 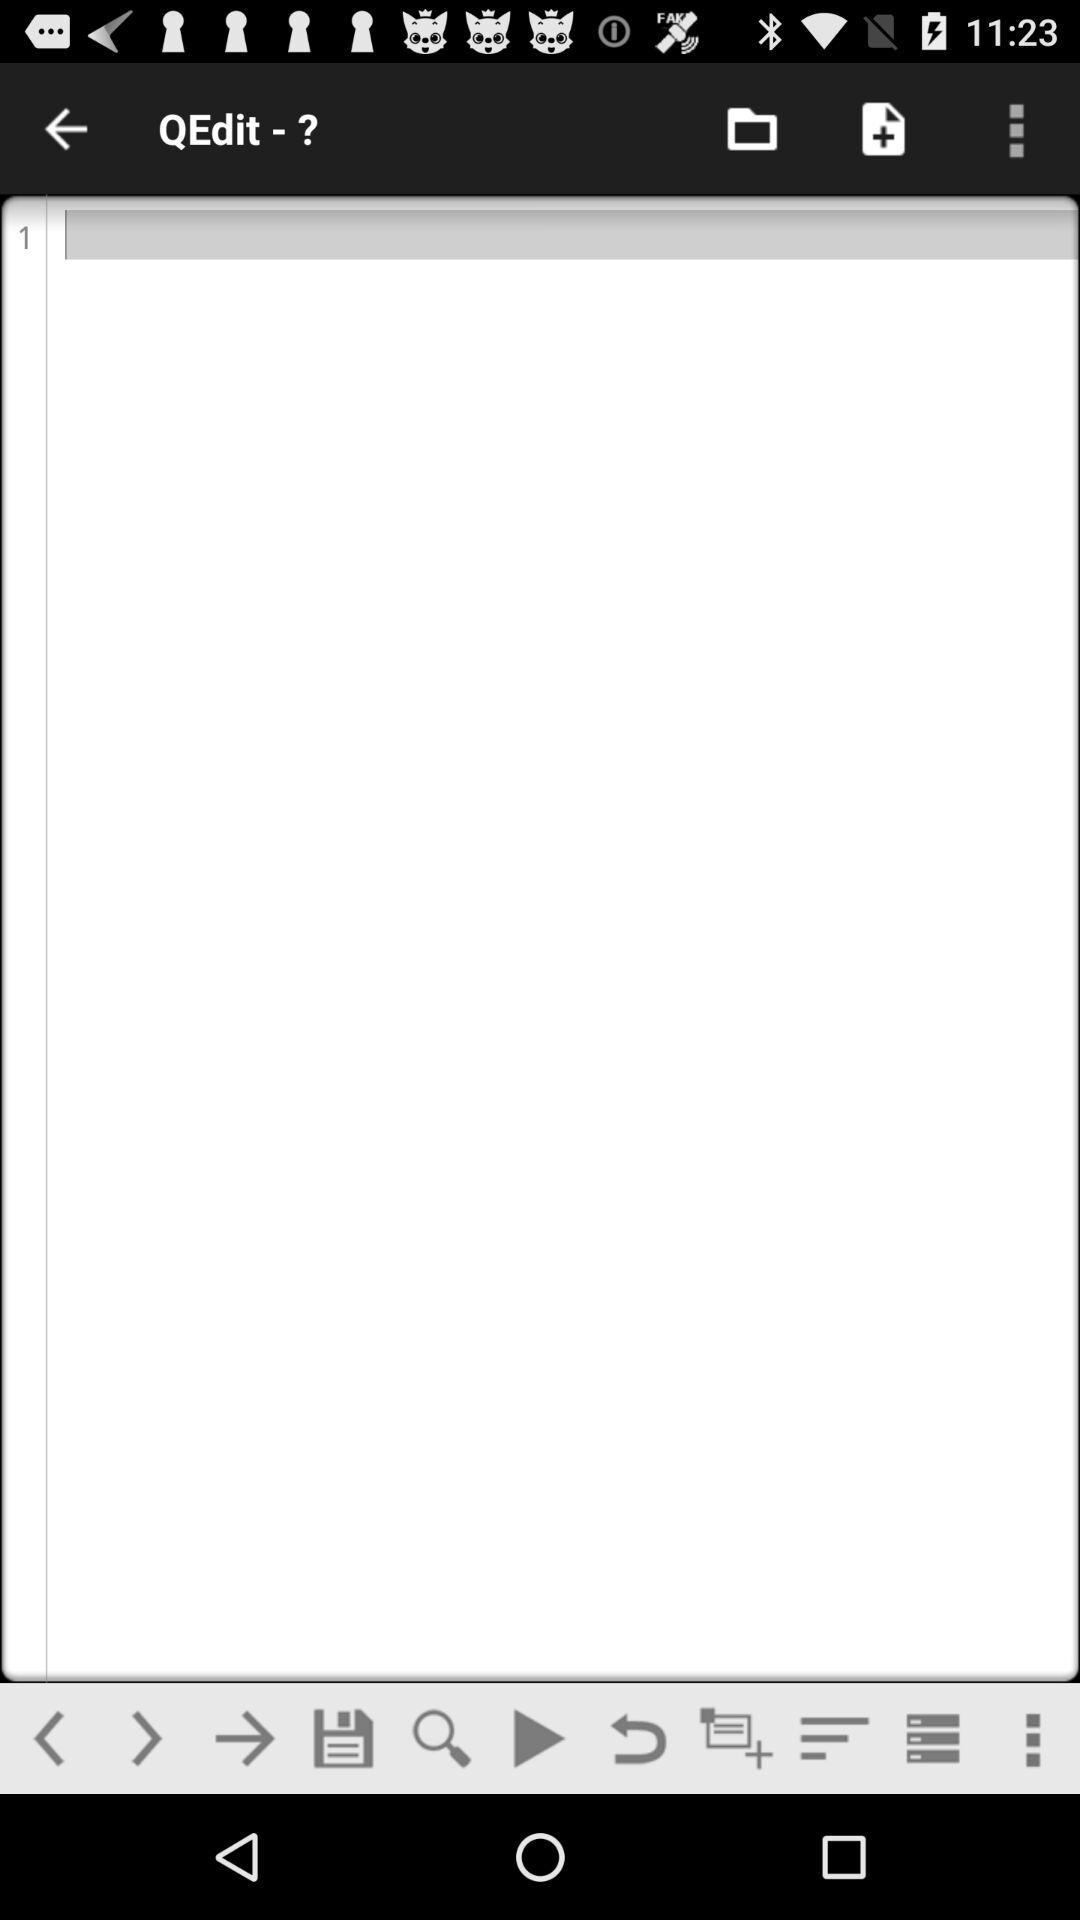 What do you see at coordinates (342, 1737) in the screenshot?
I see `to save the files` at bounding box center [342, 1737].